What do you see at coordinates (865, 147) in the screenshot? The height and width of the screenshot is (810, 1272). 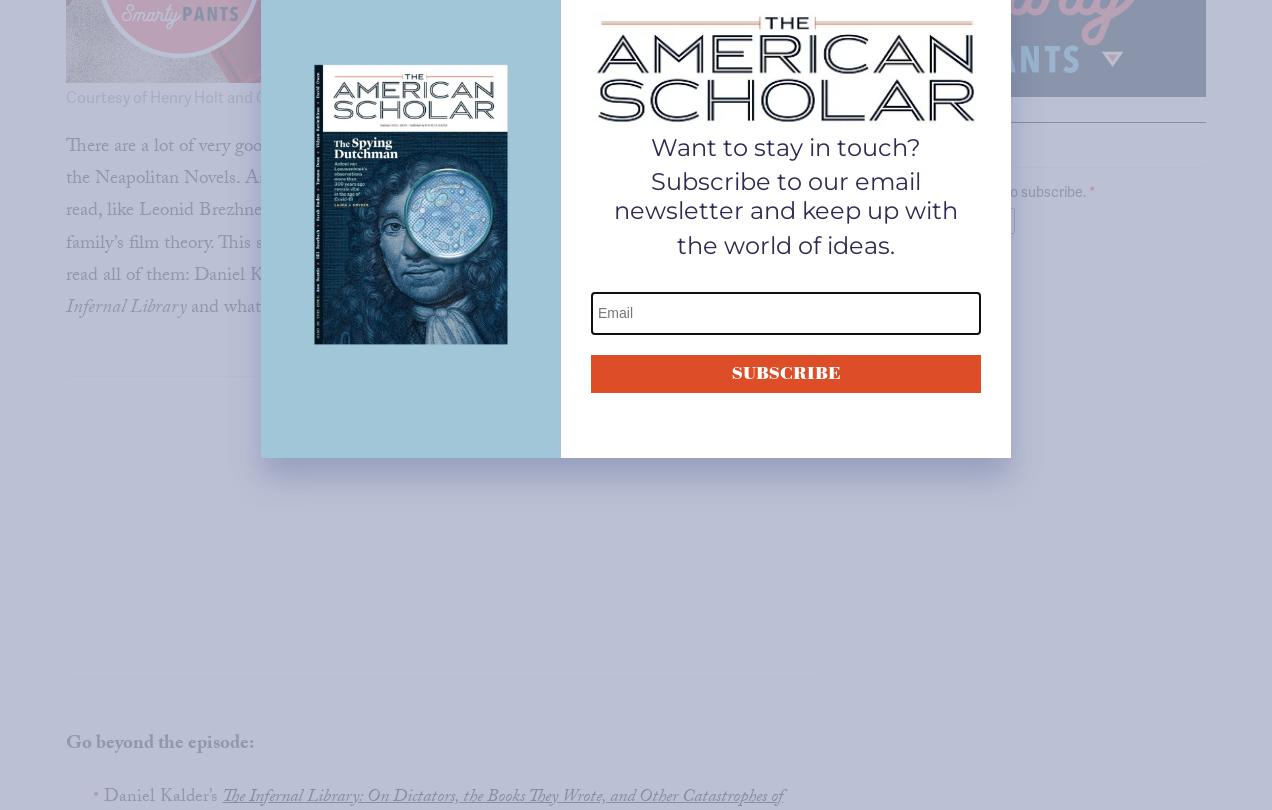 I see `'Newsletter'` at bounding box center [865, 147].